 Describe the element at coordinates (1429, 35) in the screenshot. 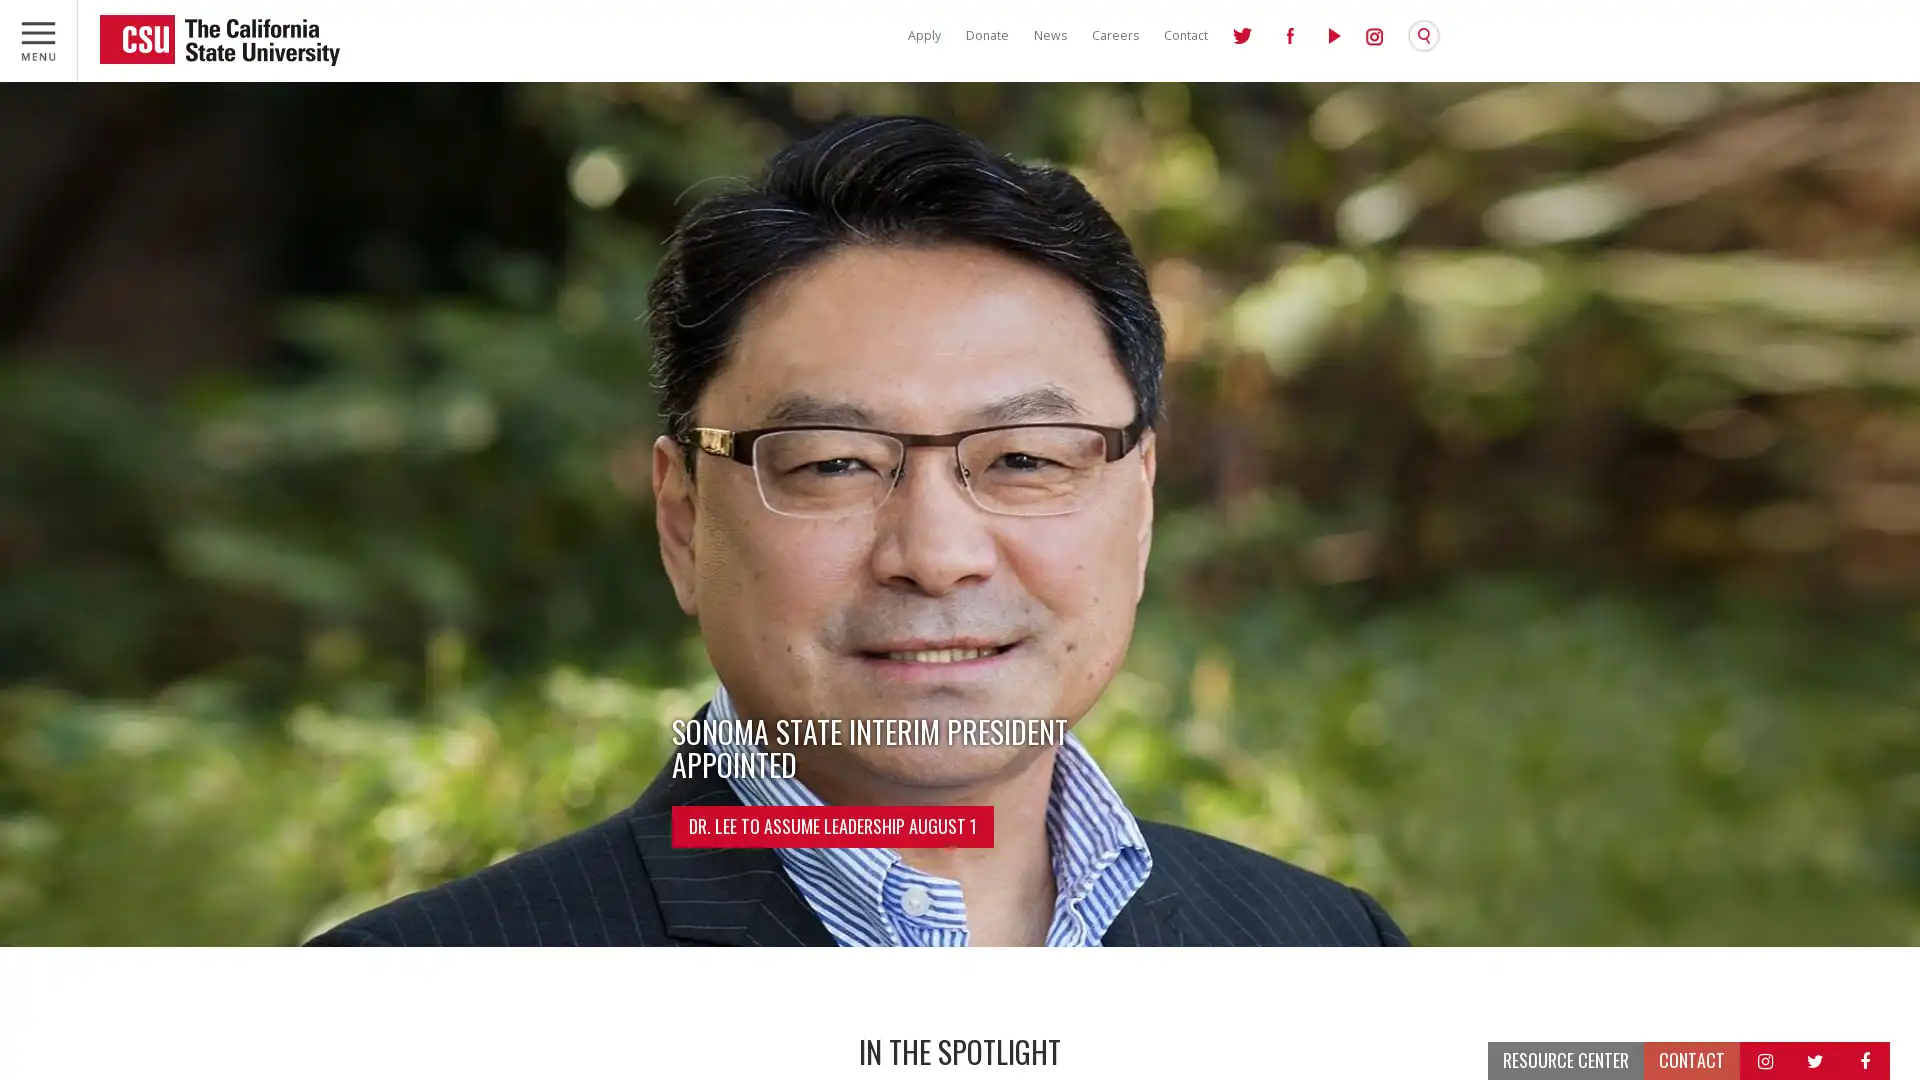

I see `Click button to perform a search` at that location.